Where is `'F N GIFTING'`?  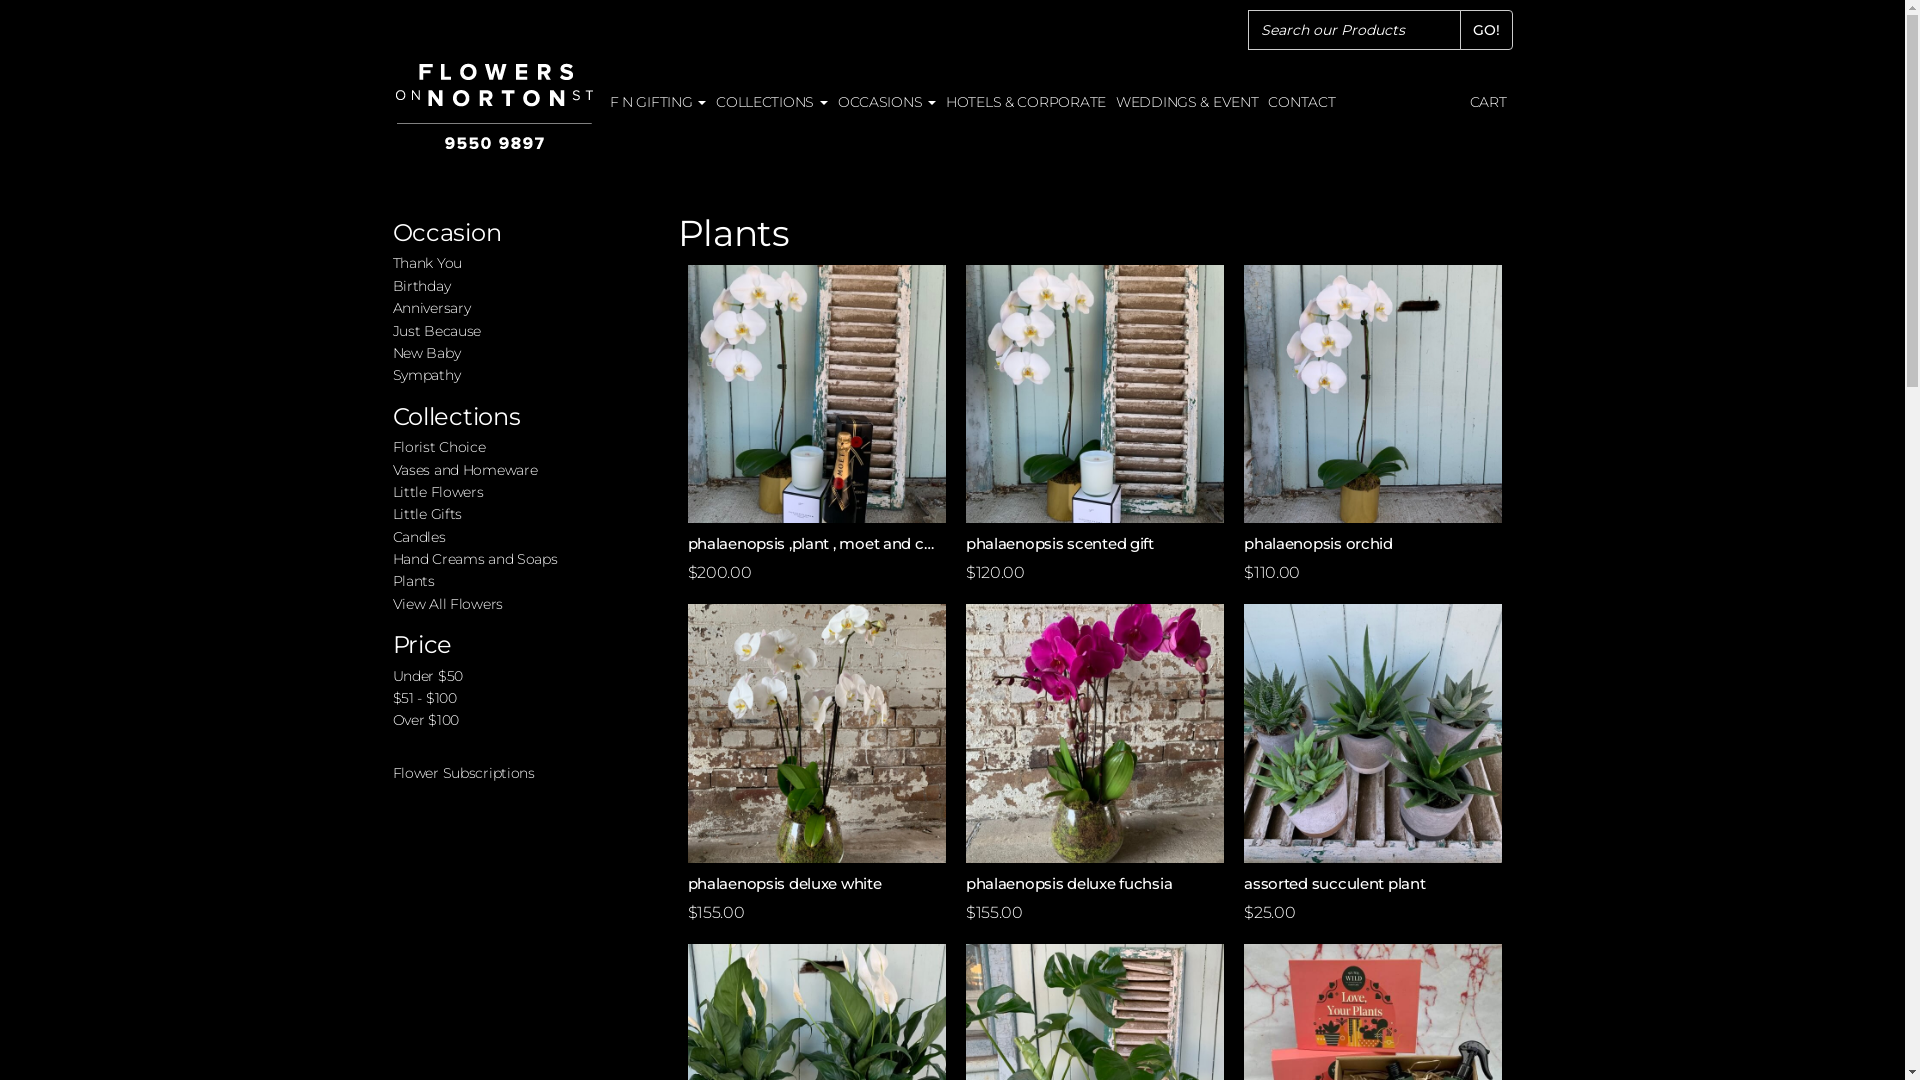 'F N GIFTING' is located at coordinates (657, 101).